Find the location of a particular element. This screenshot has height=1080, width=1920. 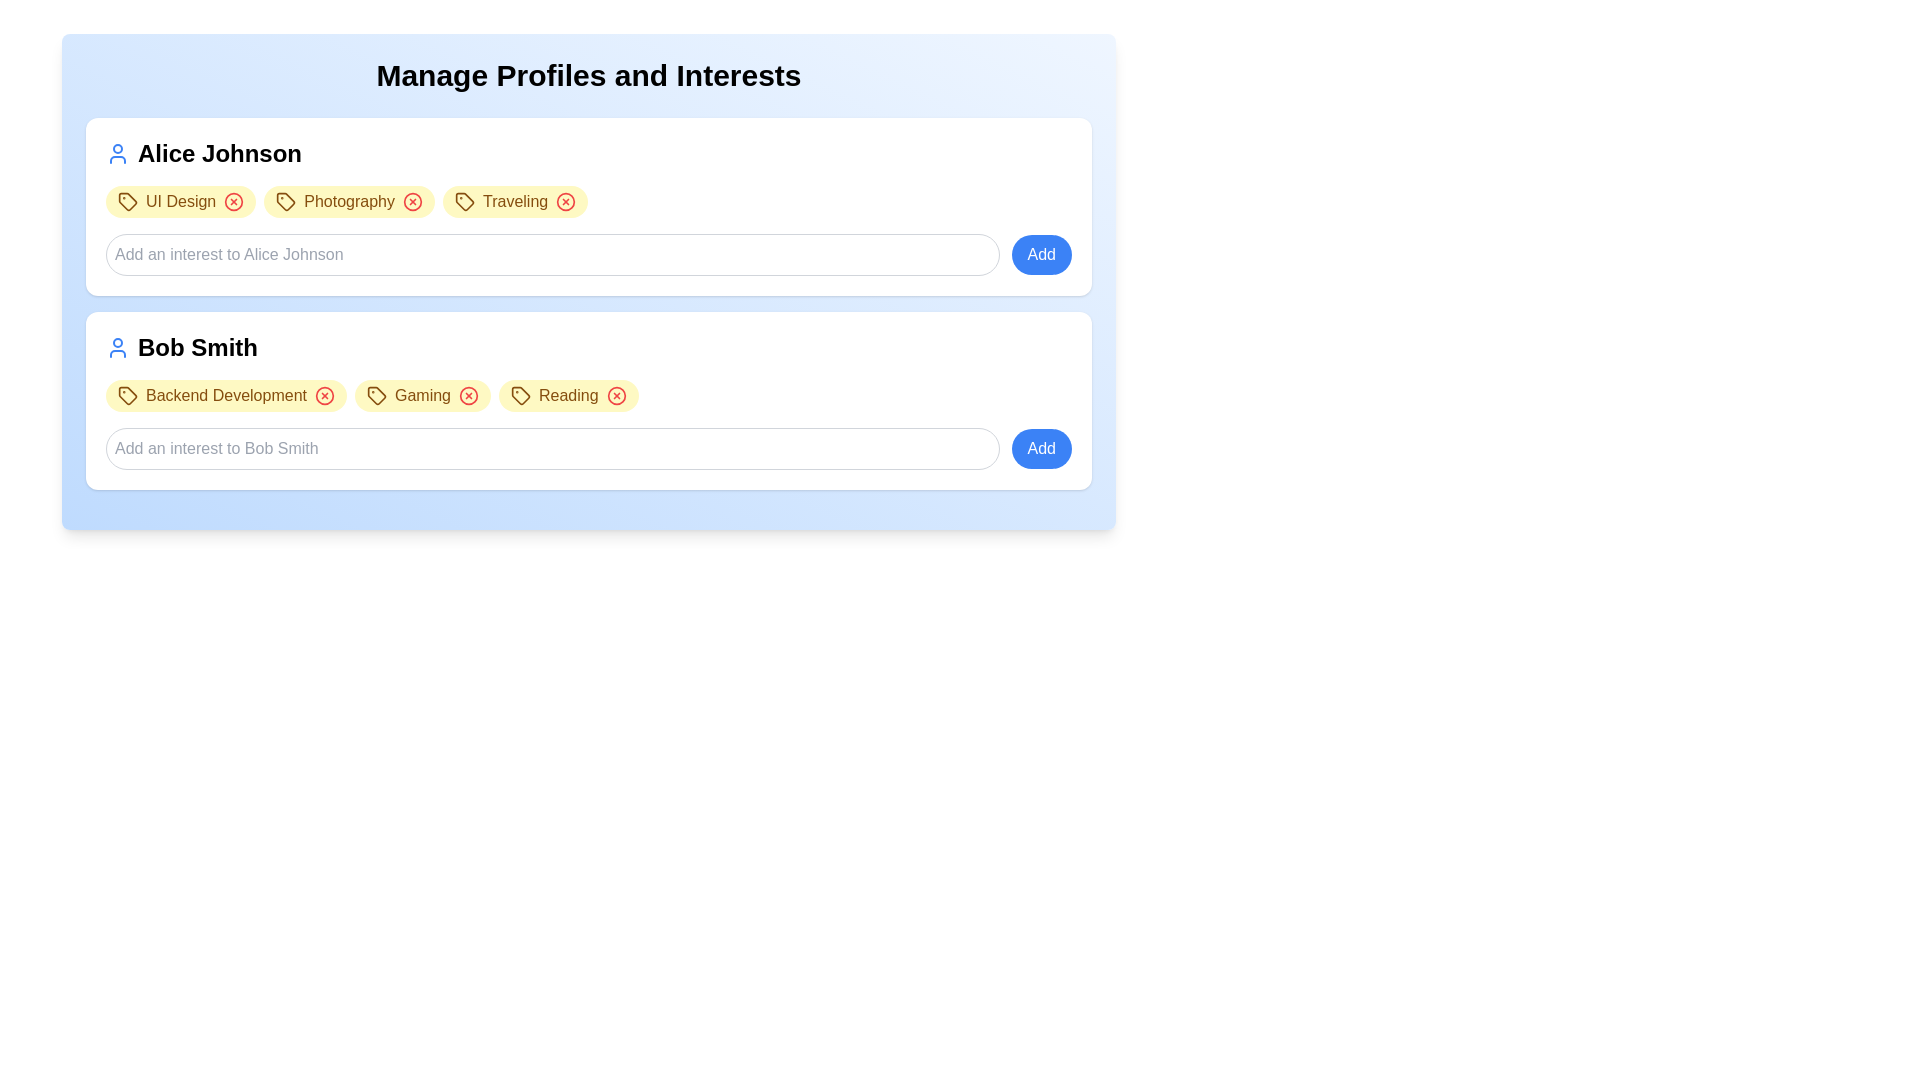

the small tag-shaped icon with a current color outline preceding the text 'Backend Development' in Bob Smith's interests list is located at coordinates (127, 396).